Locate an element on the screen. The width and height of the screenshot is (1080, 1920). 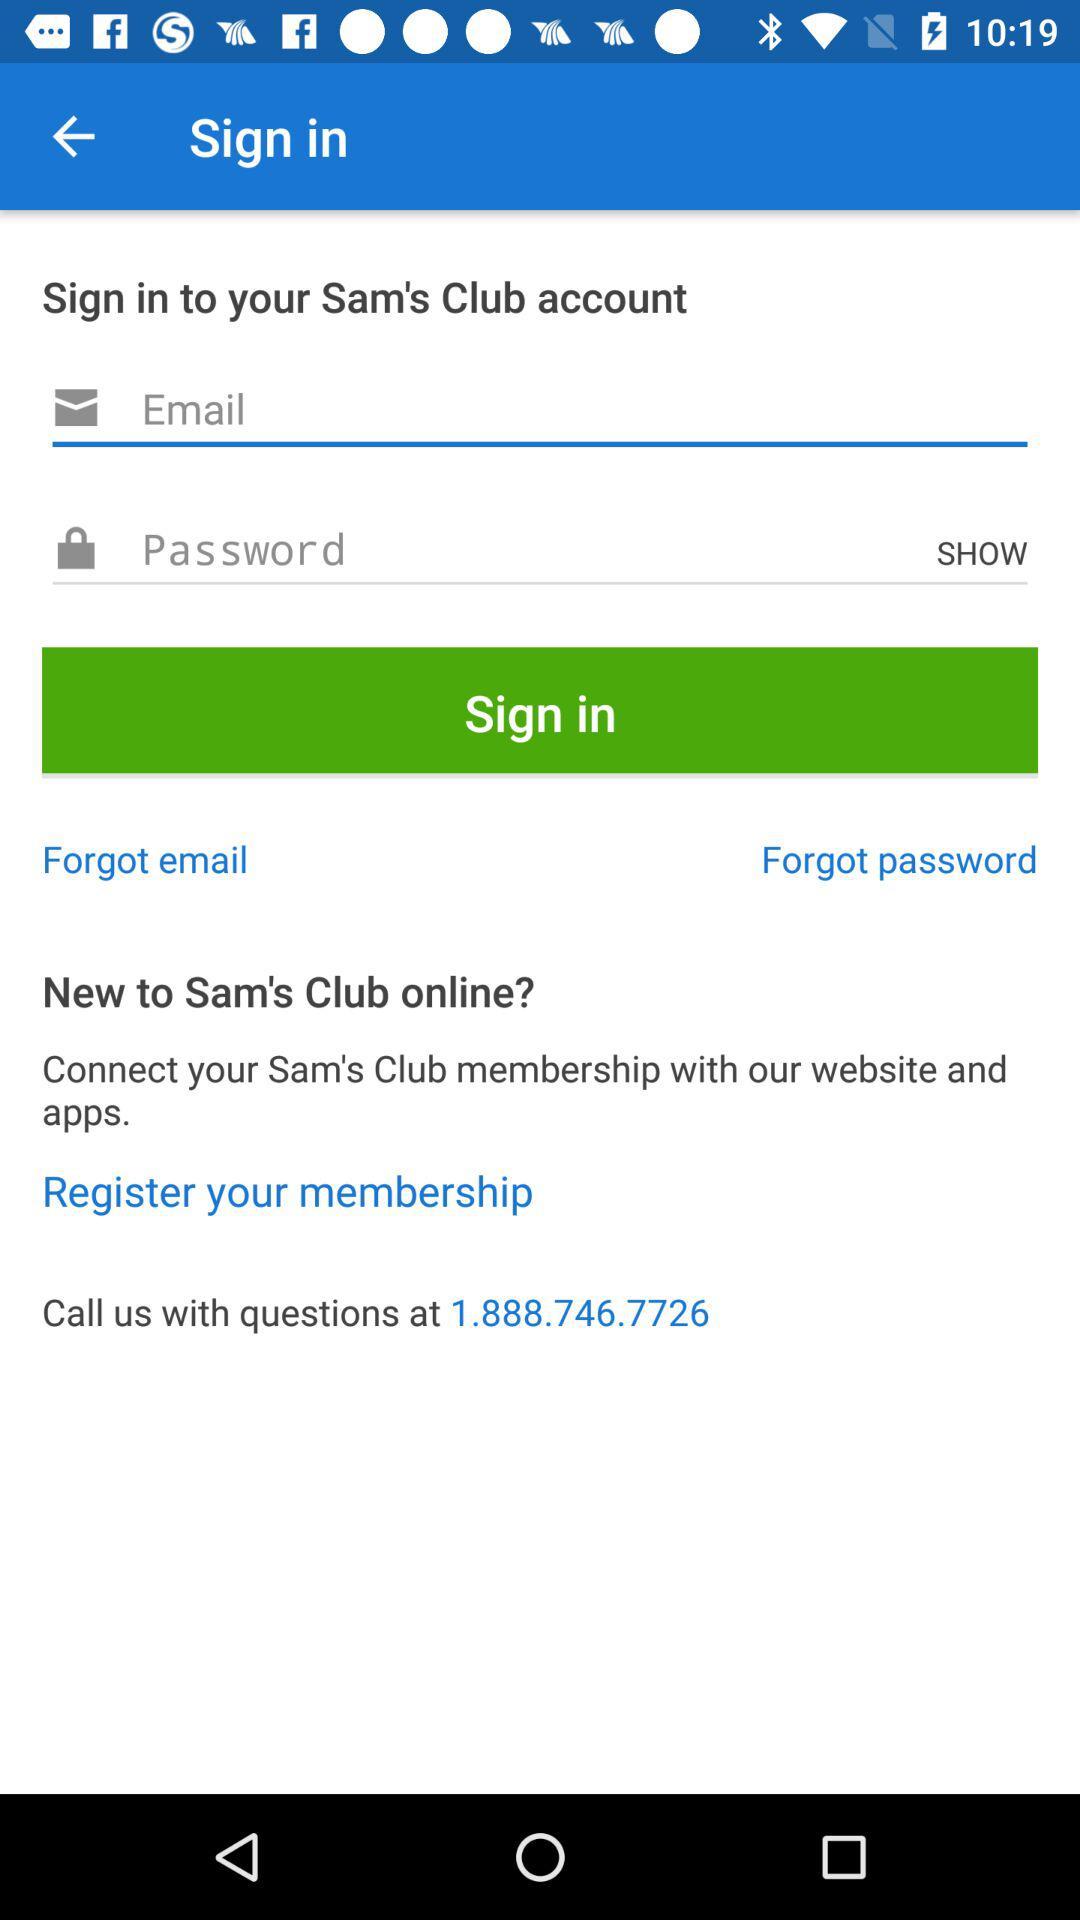
the item on the right is located at coordinates (898, 858).